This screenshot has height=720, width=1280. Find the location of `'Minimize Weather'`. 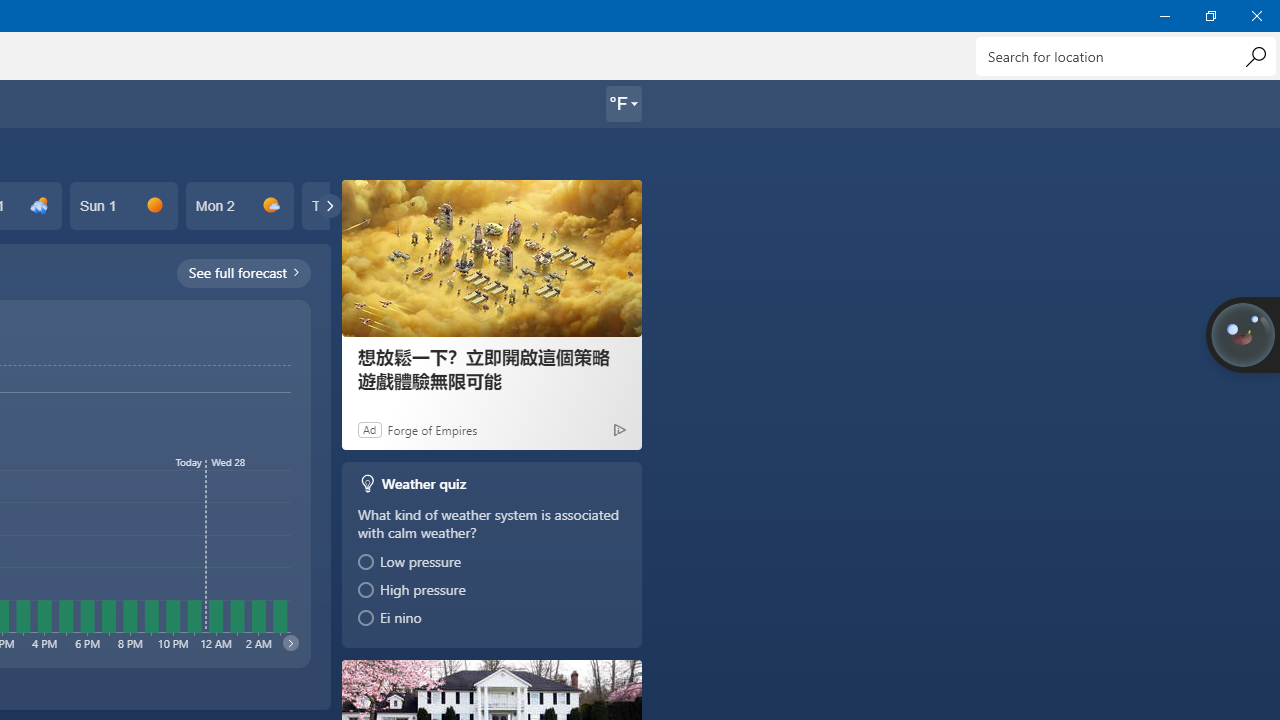

'Minimize Weather' is located at coordinates (1164, 15).